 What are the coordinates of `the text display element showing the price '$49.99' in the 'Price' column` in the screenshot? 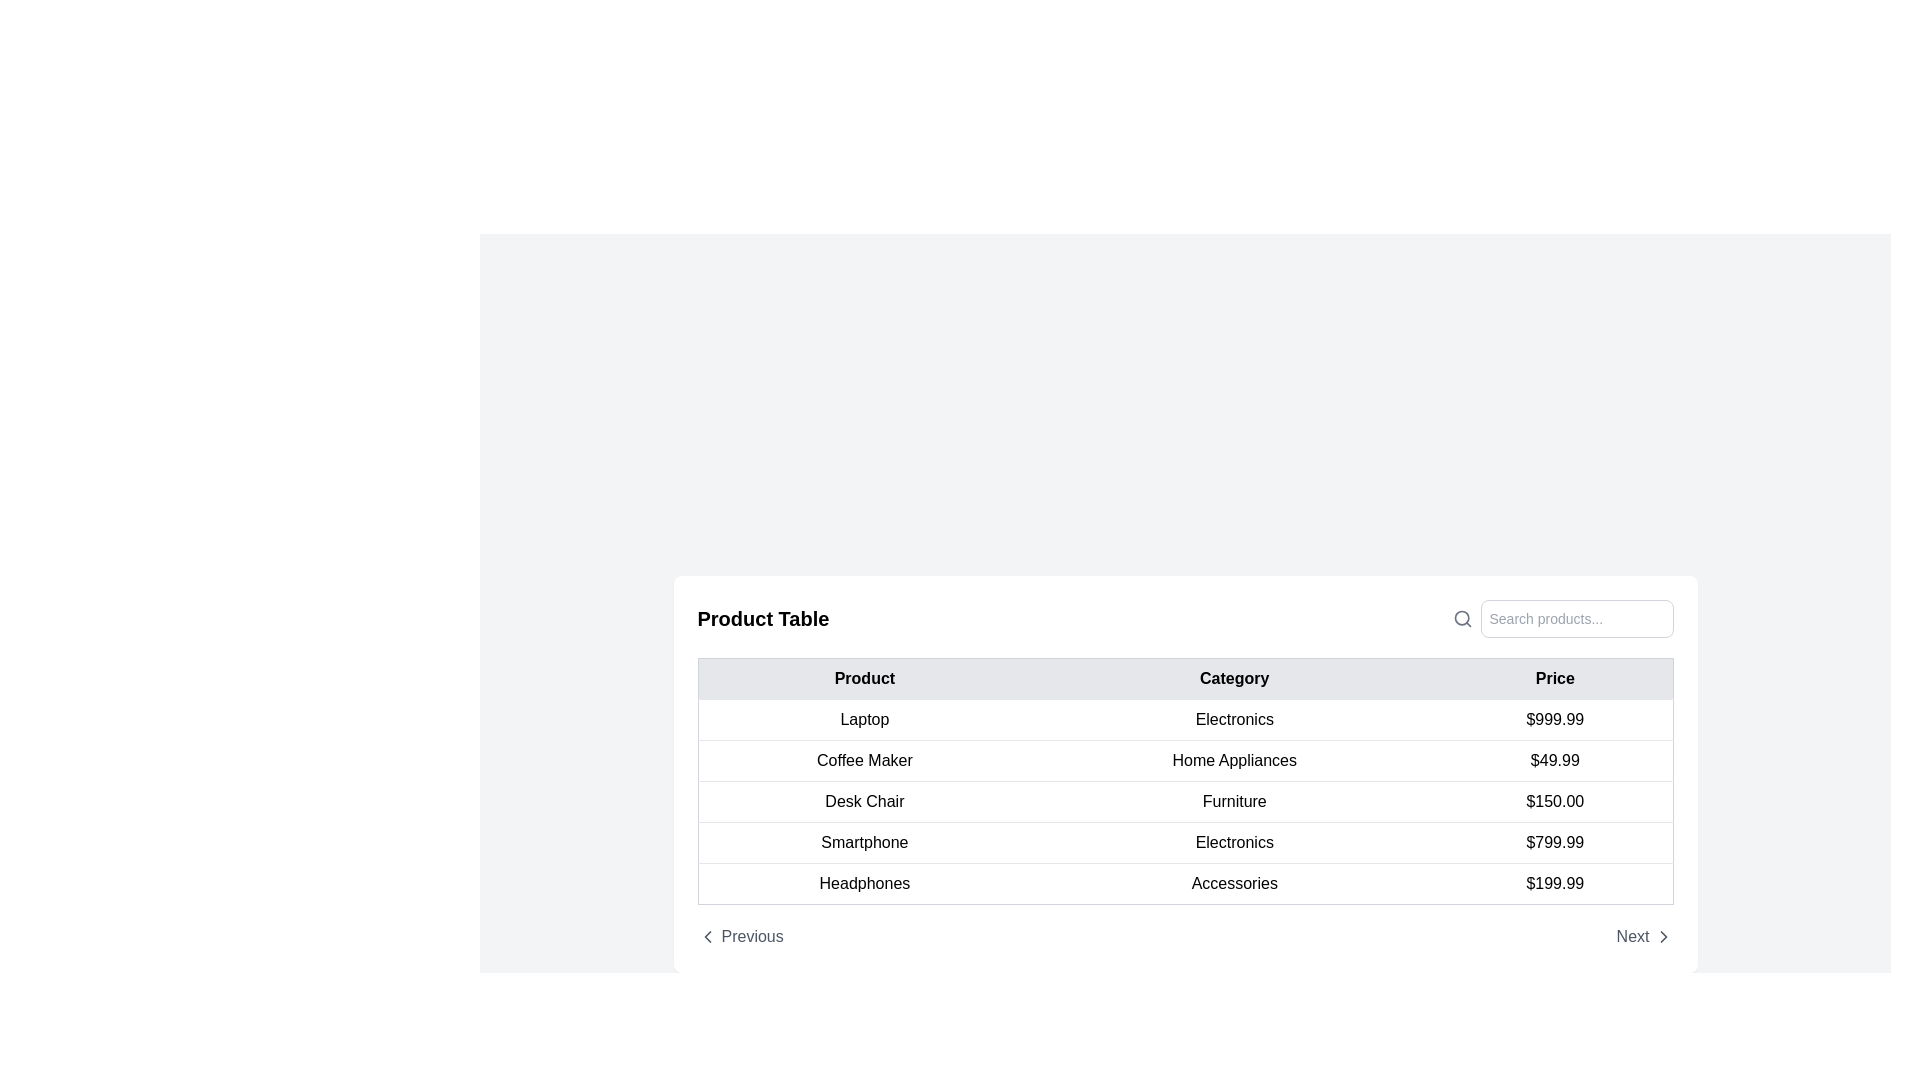 It's located at (1554, 760).